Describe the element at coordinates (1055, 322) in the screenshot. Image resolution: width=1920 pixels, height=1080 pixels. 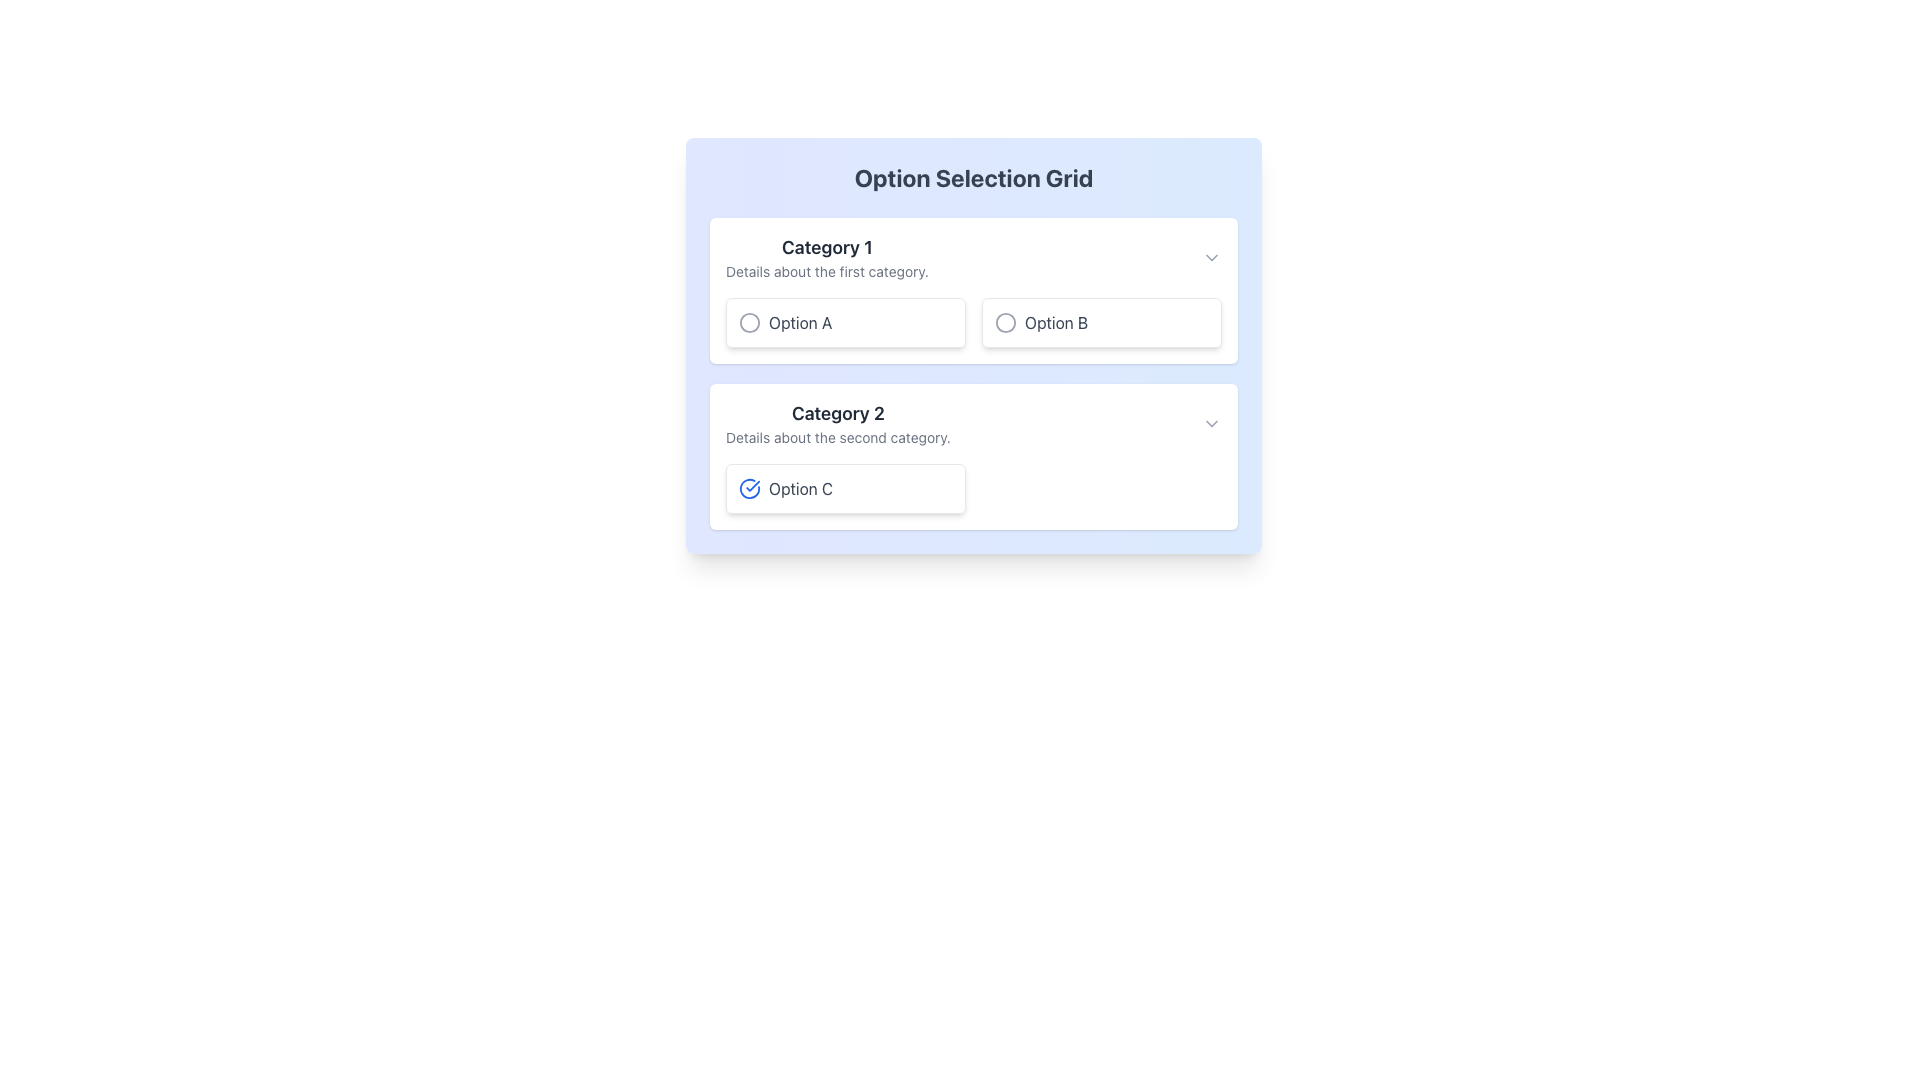
I see `the 'Option B' text label, which is a medium-sized gray text located in the first category section, second in the list, next to a circular icon` at that location.